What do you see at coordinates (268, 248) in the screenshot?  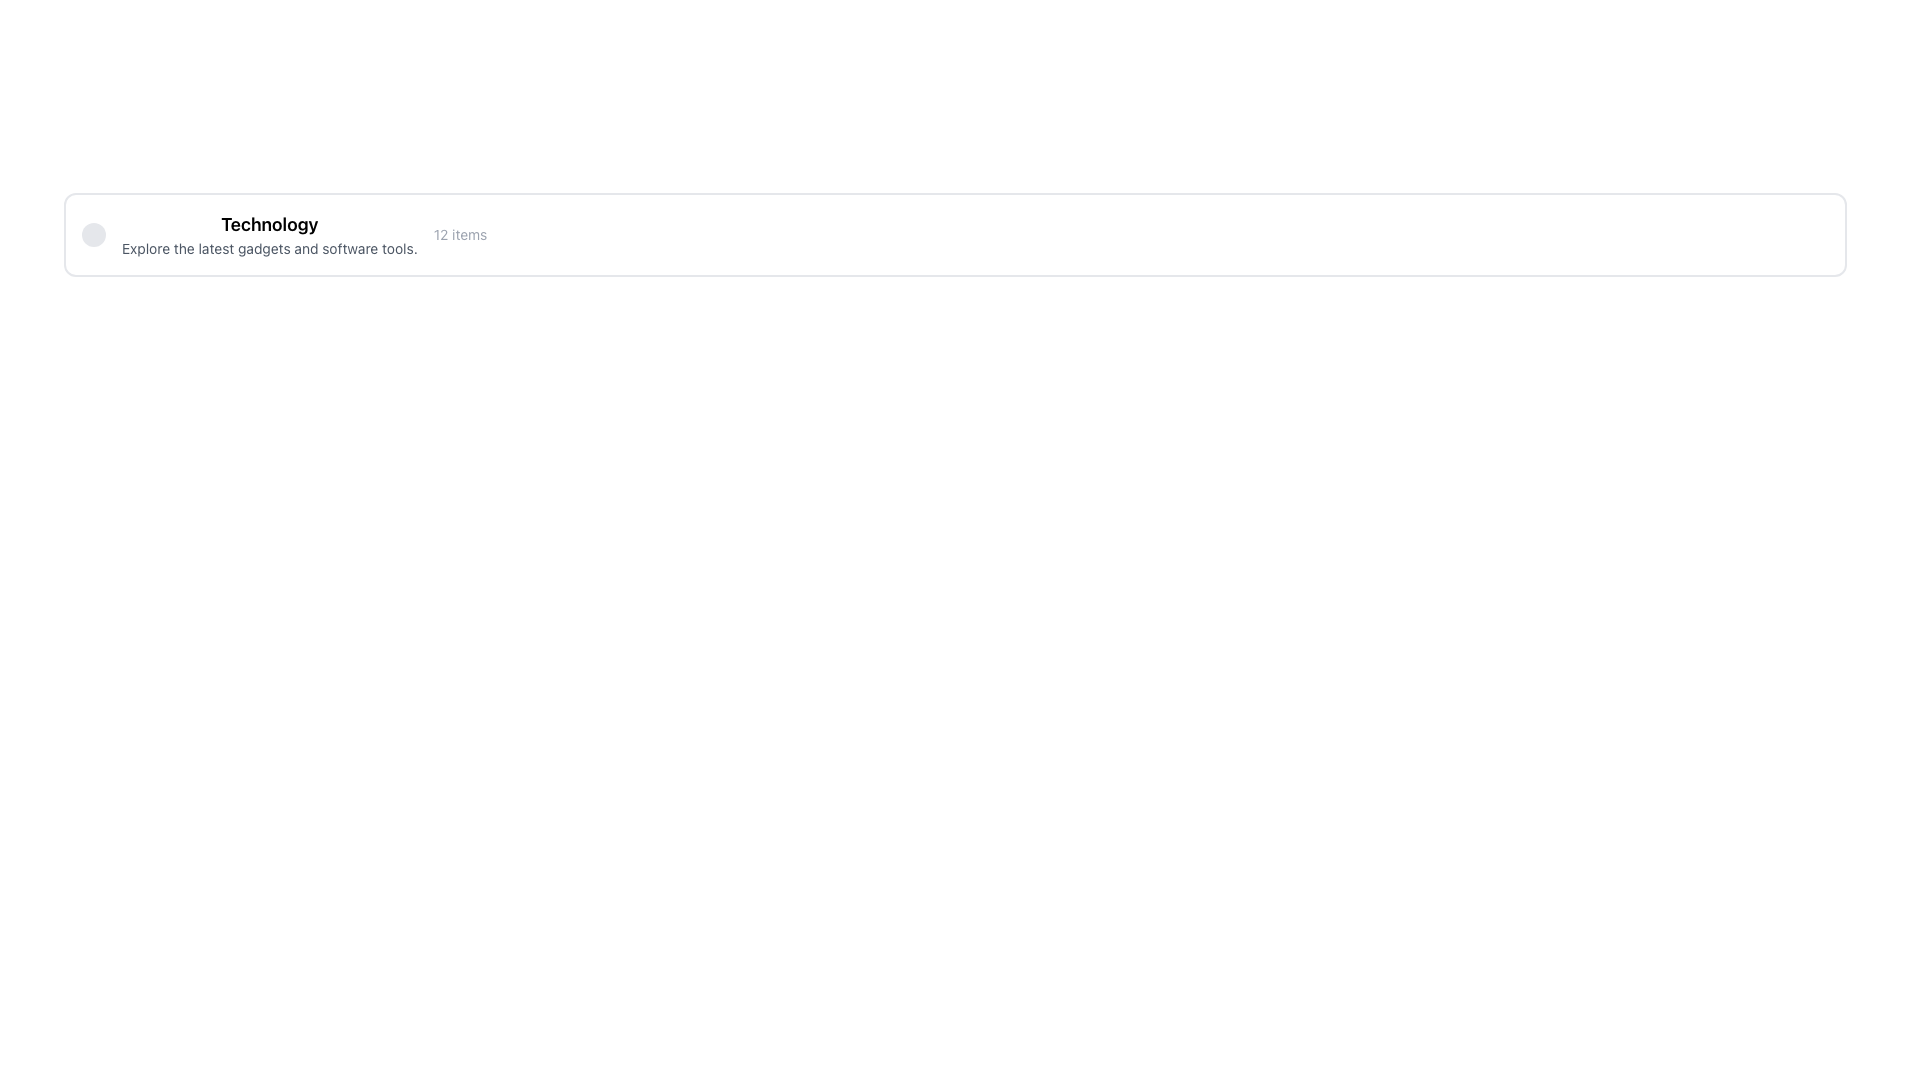 I see `the small gray text label displaying 'Explore the latest gadgets and software tools.' located below the bolded title 'Technology'` at bounding box center [268, 248].